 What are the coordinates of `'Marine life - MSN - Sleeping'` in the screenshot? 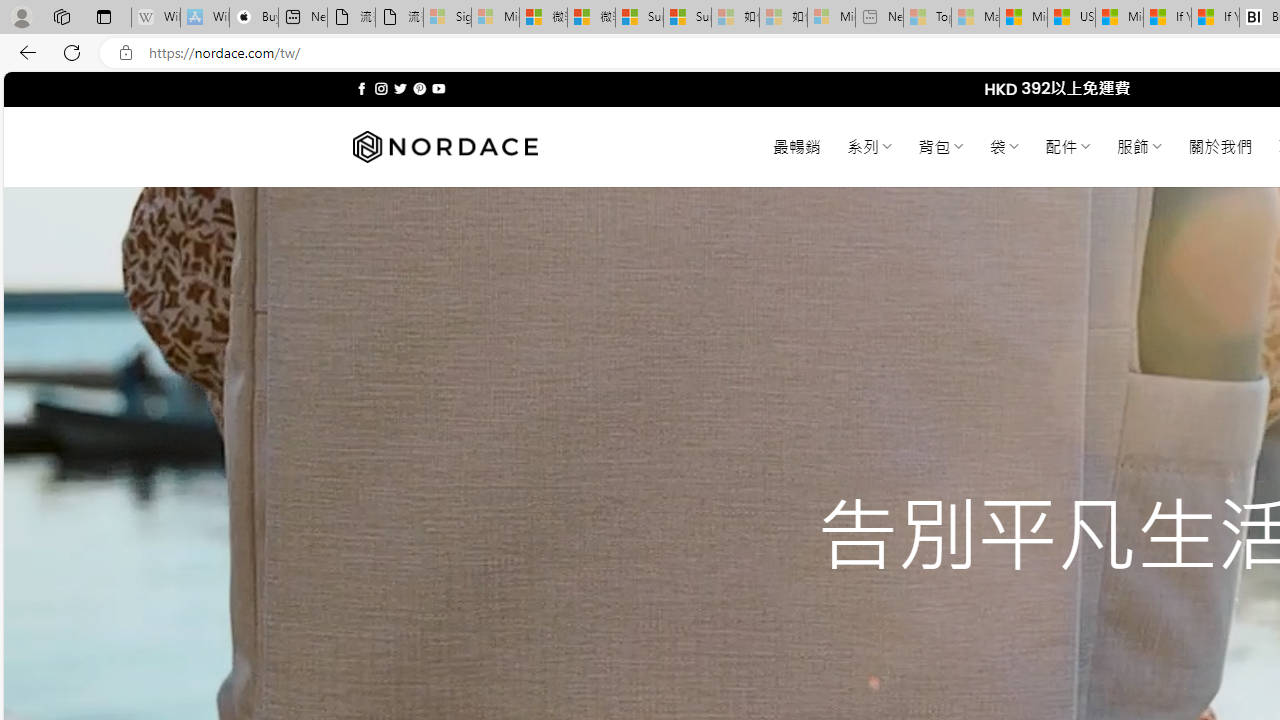 It's located at (976, 17).